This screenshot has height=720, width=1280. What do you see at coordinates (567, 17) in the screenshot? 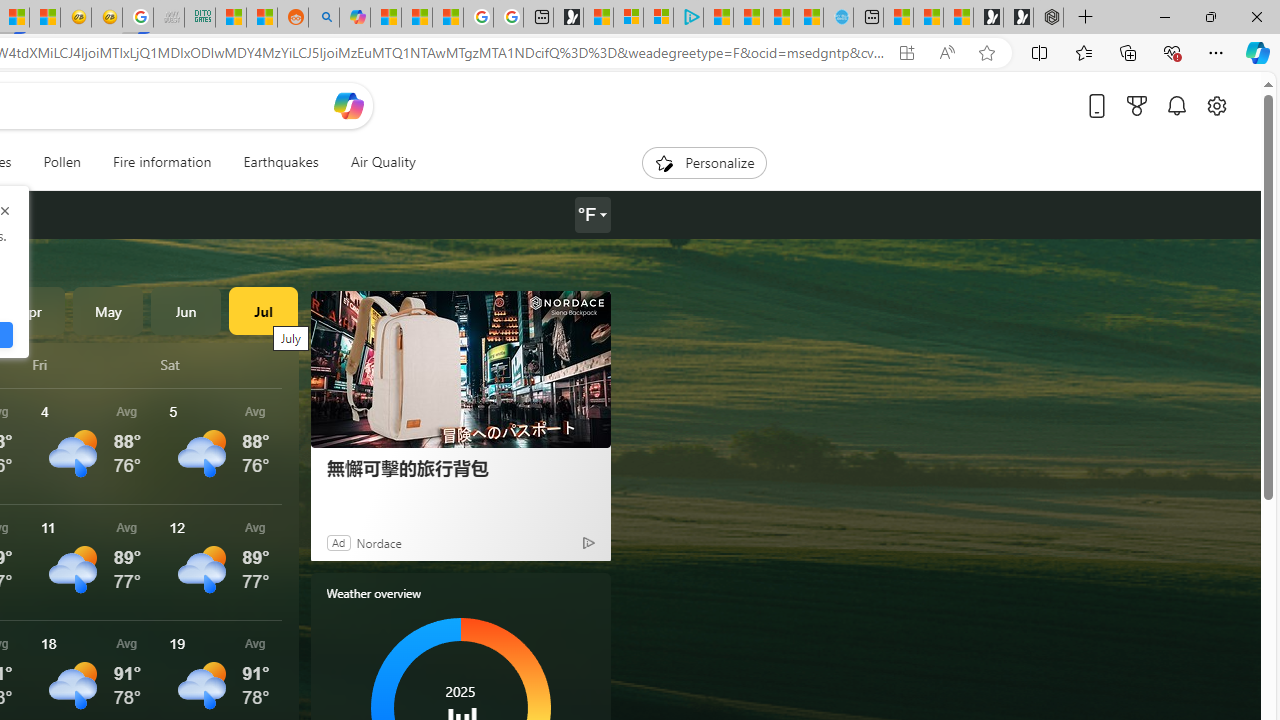
I see `'Microsoft Start Gaming'` at bounding box center [567, 17].